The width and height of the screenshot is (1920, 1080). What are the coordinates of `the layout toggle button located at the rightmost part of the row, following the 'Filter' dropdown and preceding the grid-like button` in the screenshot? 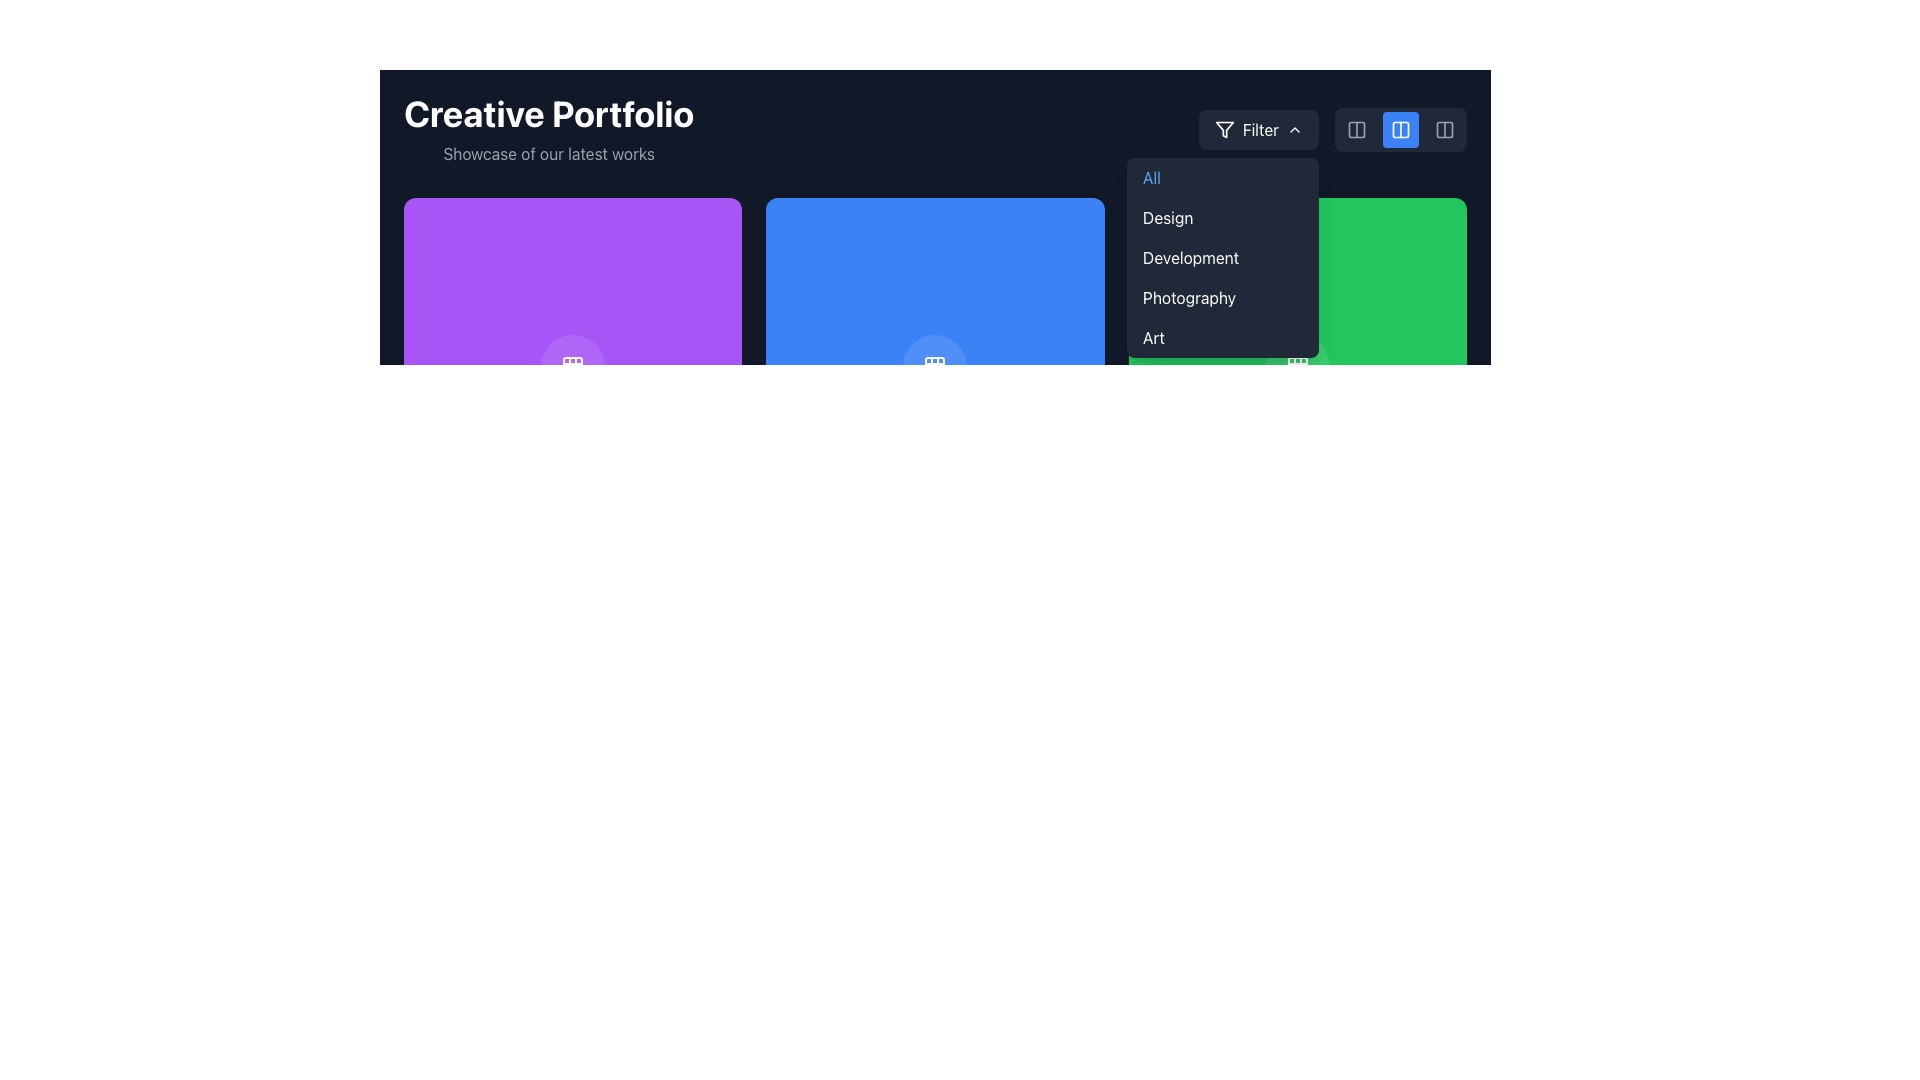 It's located at (1332, 130).